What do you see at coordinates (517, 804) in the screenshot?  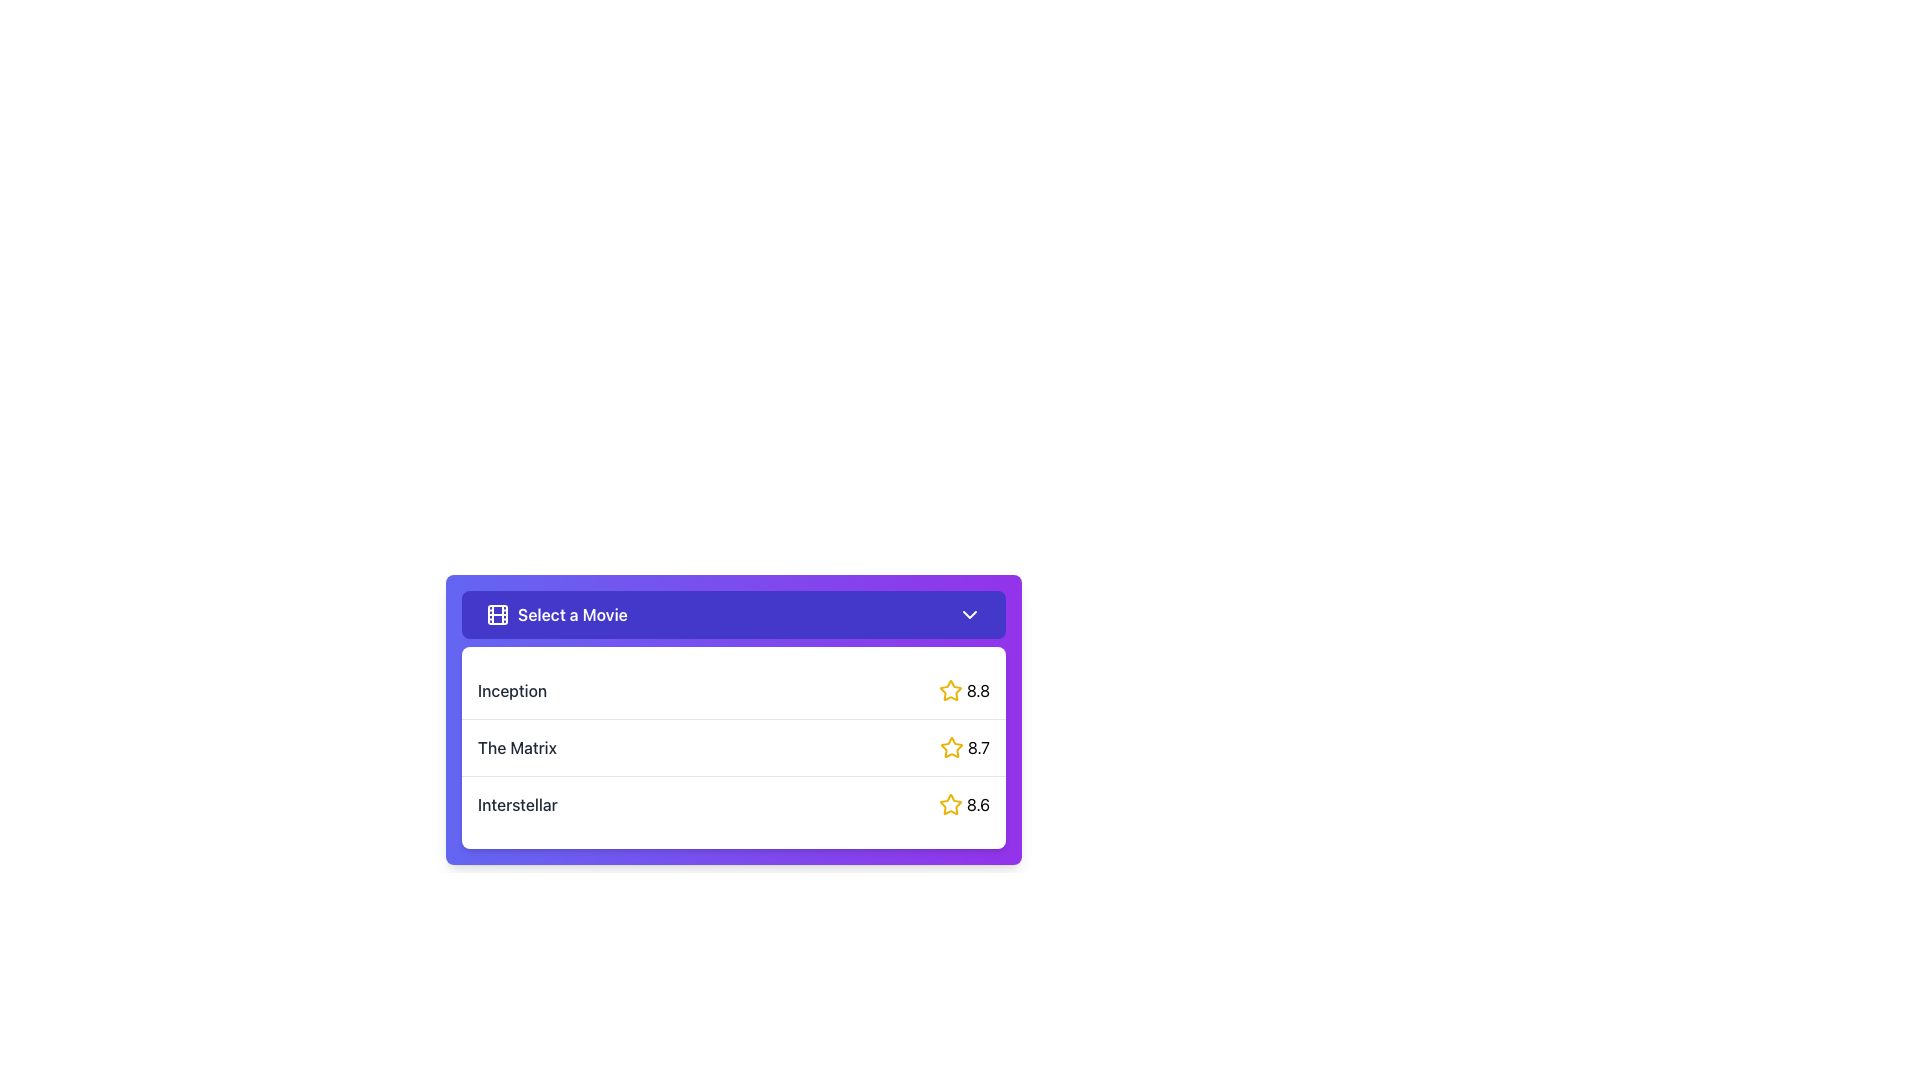 I see `the movie title text label located in the third row of the movie selector dropdown` at bounding box center [517, 804].